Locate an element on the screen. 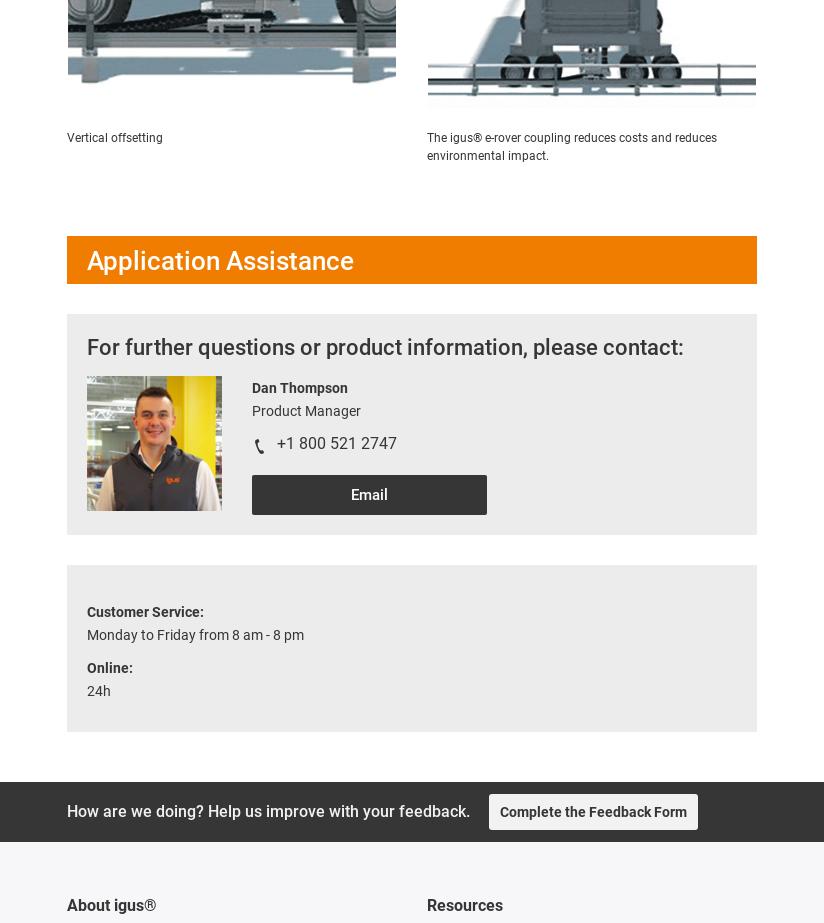 The height and width of the screenshot is (923, 824). 'Application Assistance' is located at coordinates (219, 261).